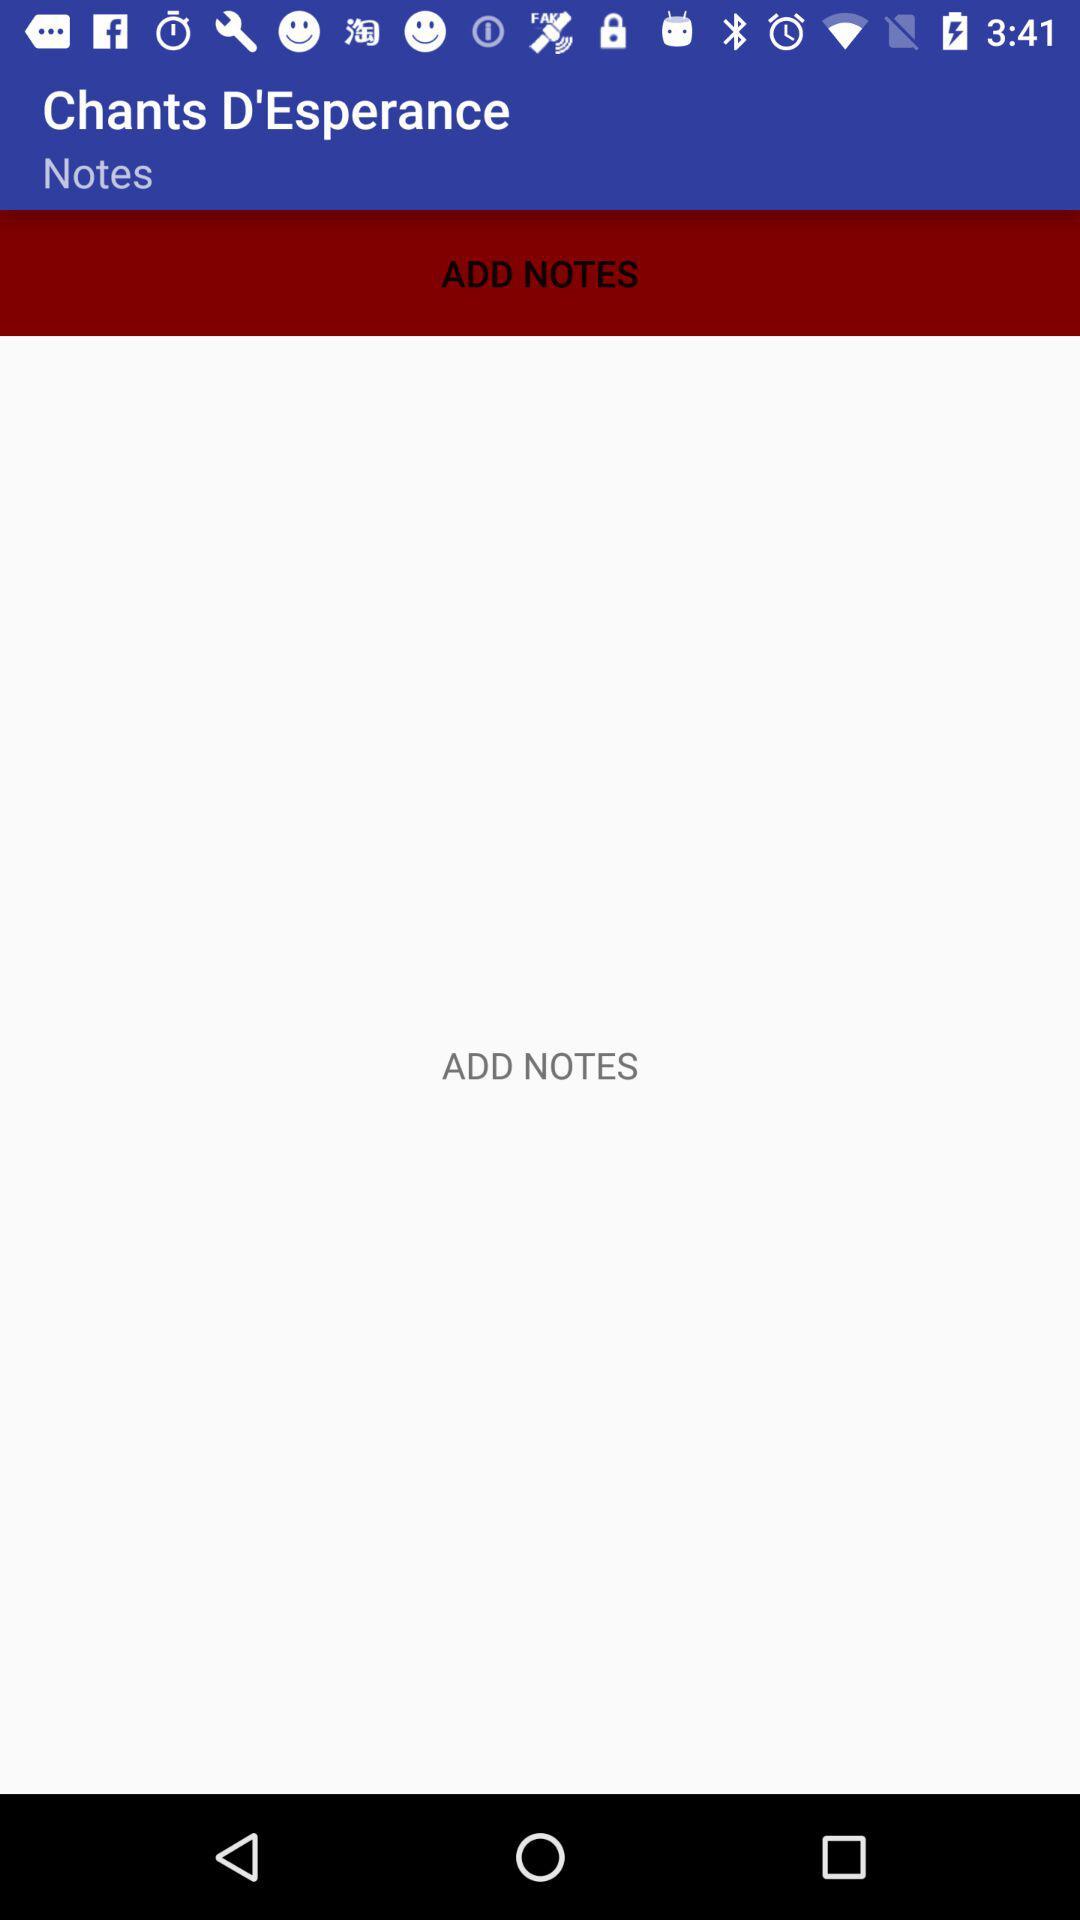 This screenshot has height=1920, width=1080. Describe the element at coordinates (540, 1064) in the screenshot. I see `icon below add notes icon` at that location.